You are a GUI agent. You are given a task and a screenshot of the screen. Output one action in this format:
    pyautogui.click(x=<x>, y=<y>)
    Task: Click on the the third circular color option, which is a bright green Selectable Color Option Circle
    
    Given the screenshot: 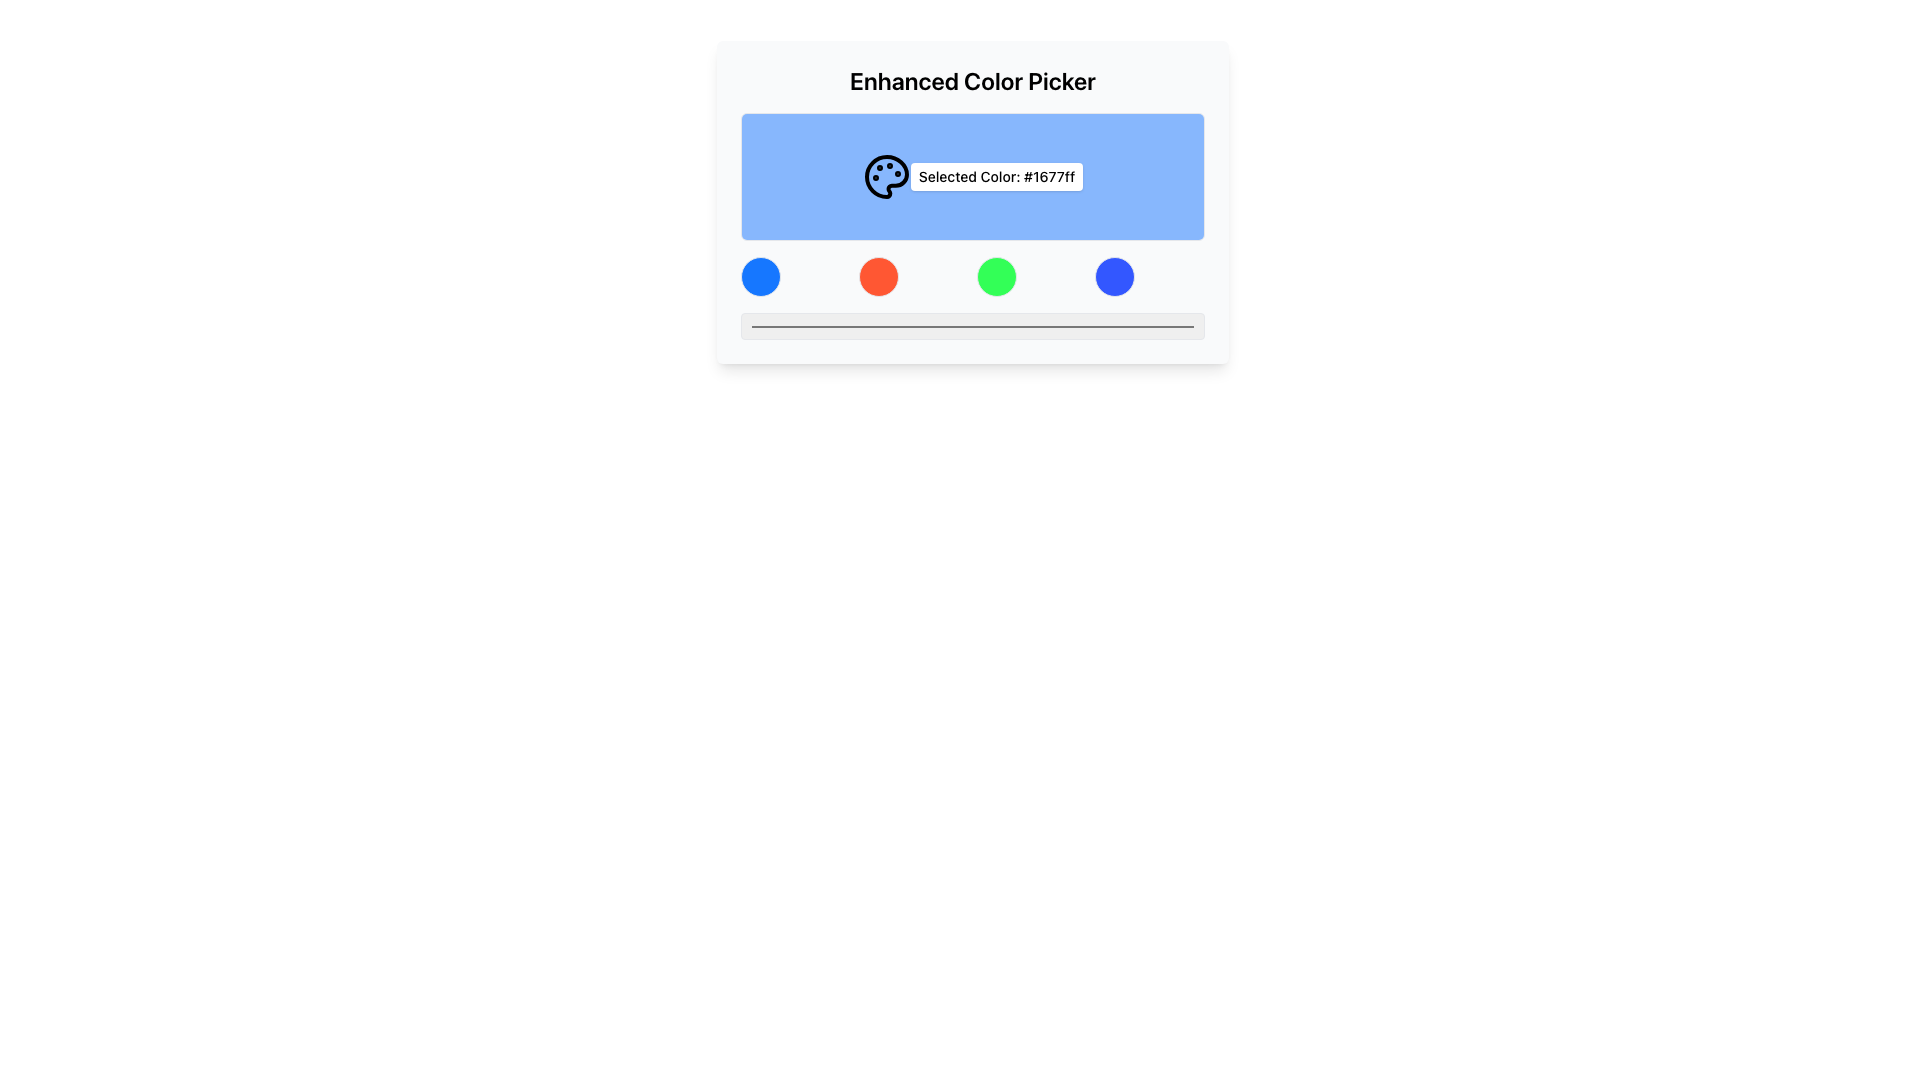 What is the action you would take?
    pyautogui.click(x=997, y=277)
    